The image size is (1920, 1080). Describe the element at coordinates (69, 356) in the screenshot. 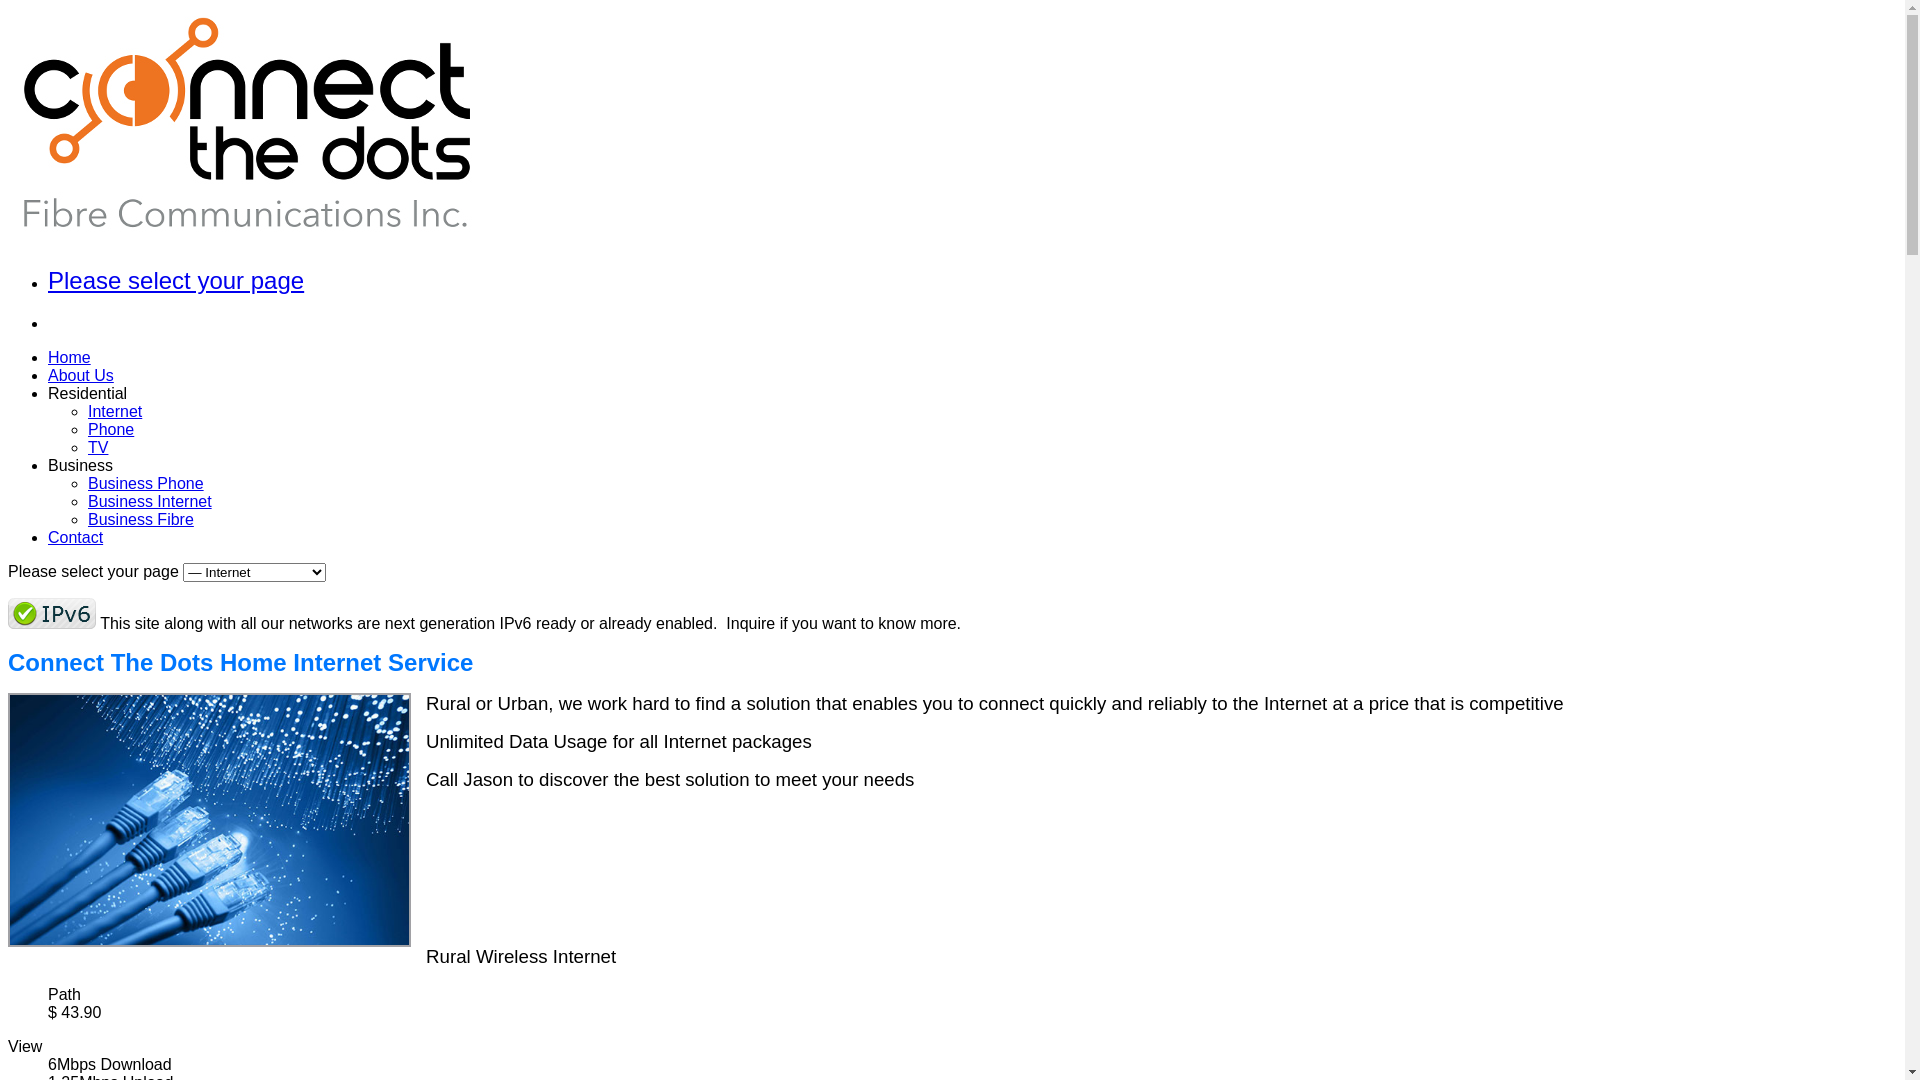

I see `'Home'` at that location.